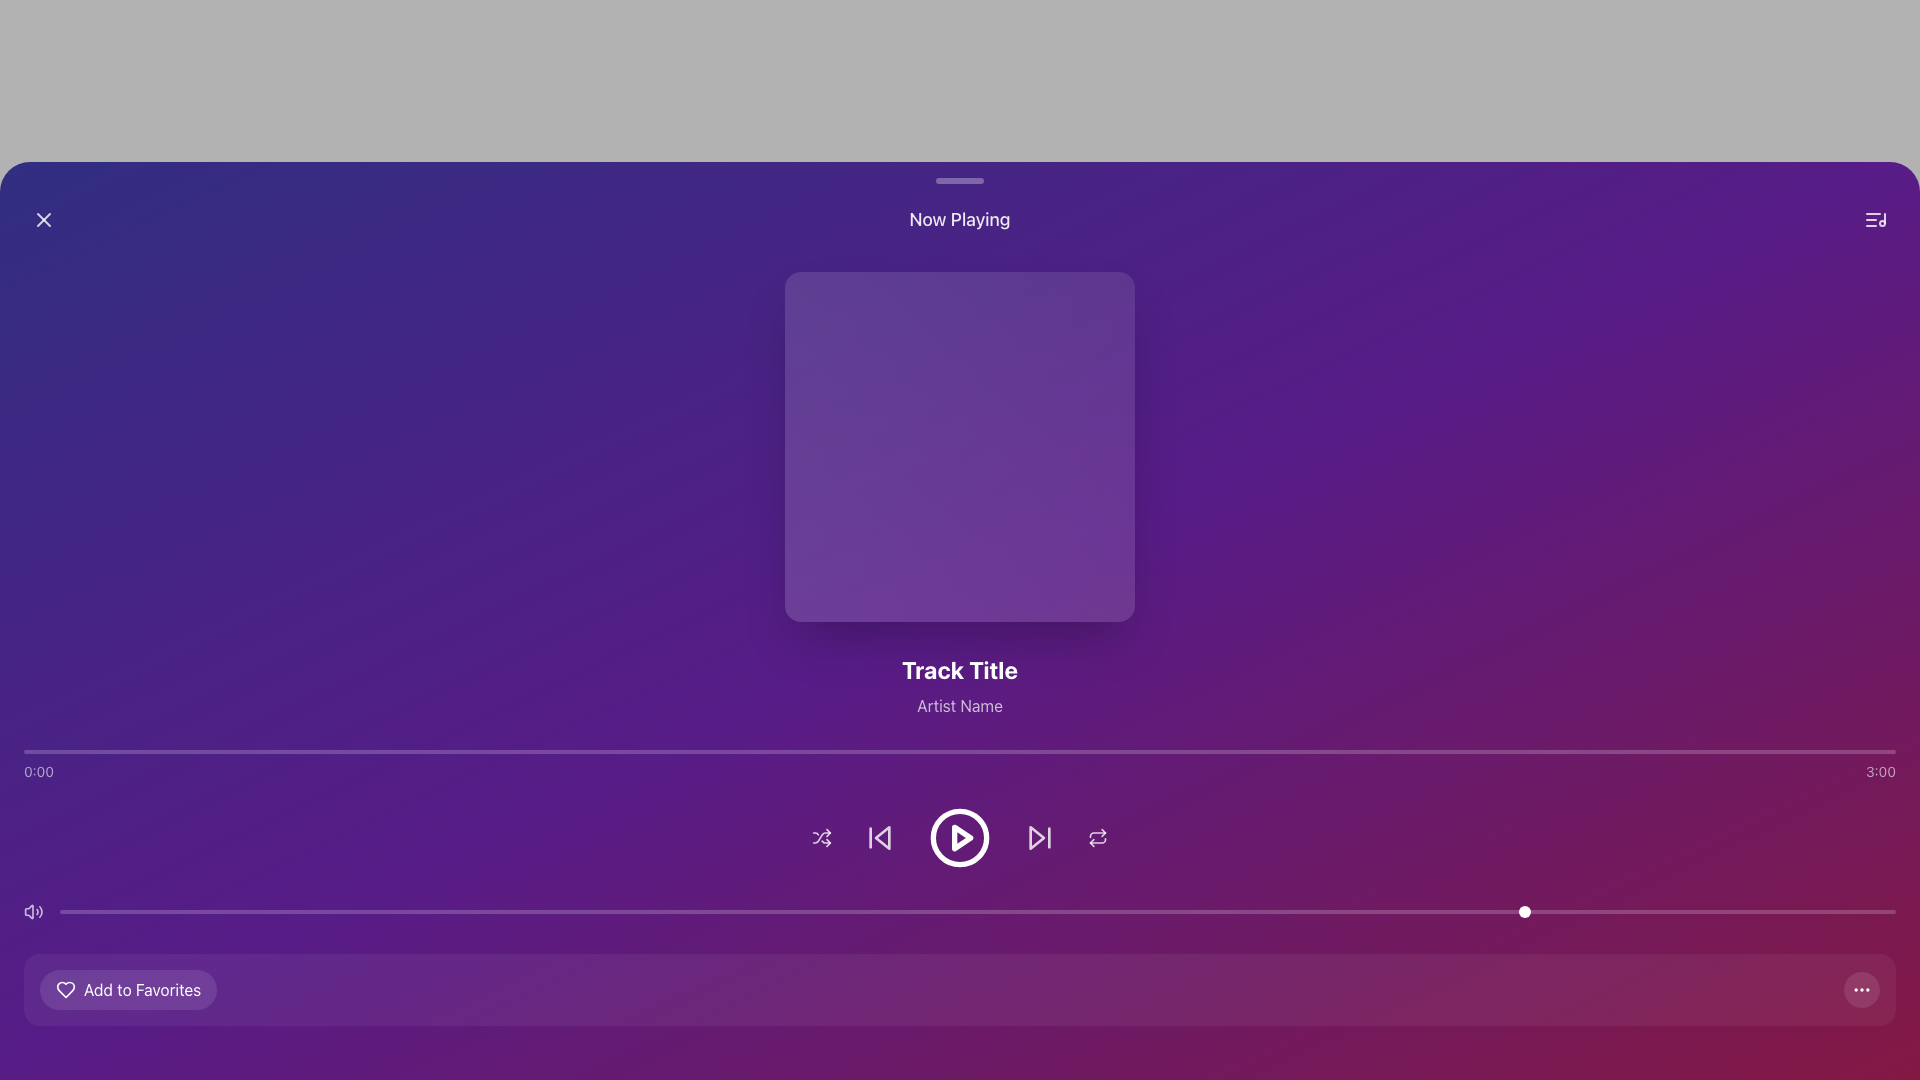 This screenshot has height=1080, width=1920. I want to click on the curved line graphic icon that is part of the media control options in the control bar, positioned to the right of the play button, so click(1097, 834).